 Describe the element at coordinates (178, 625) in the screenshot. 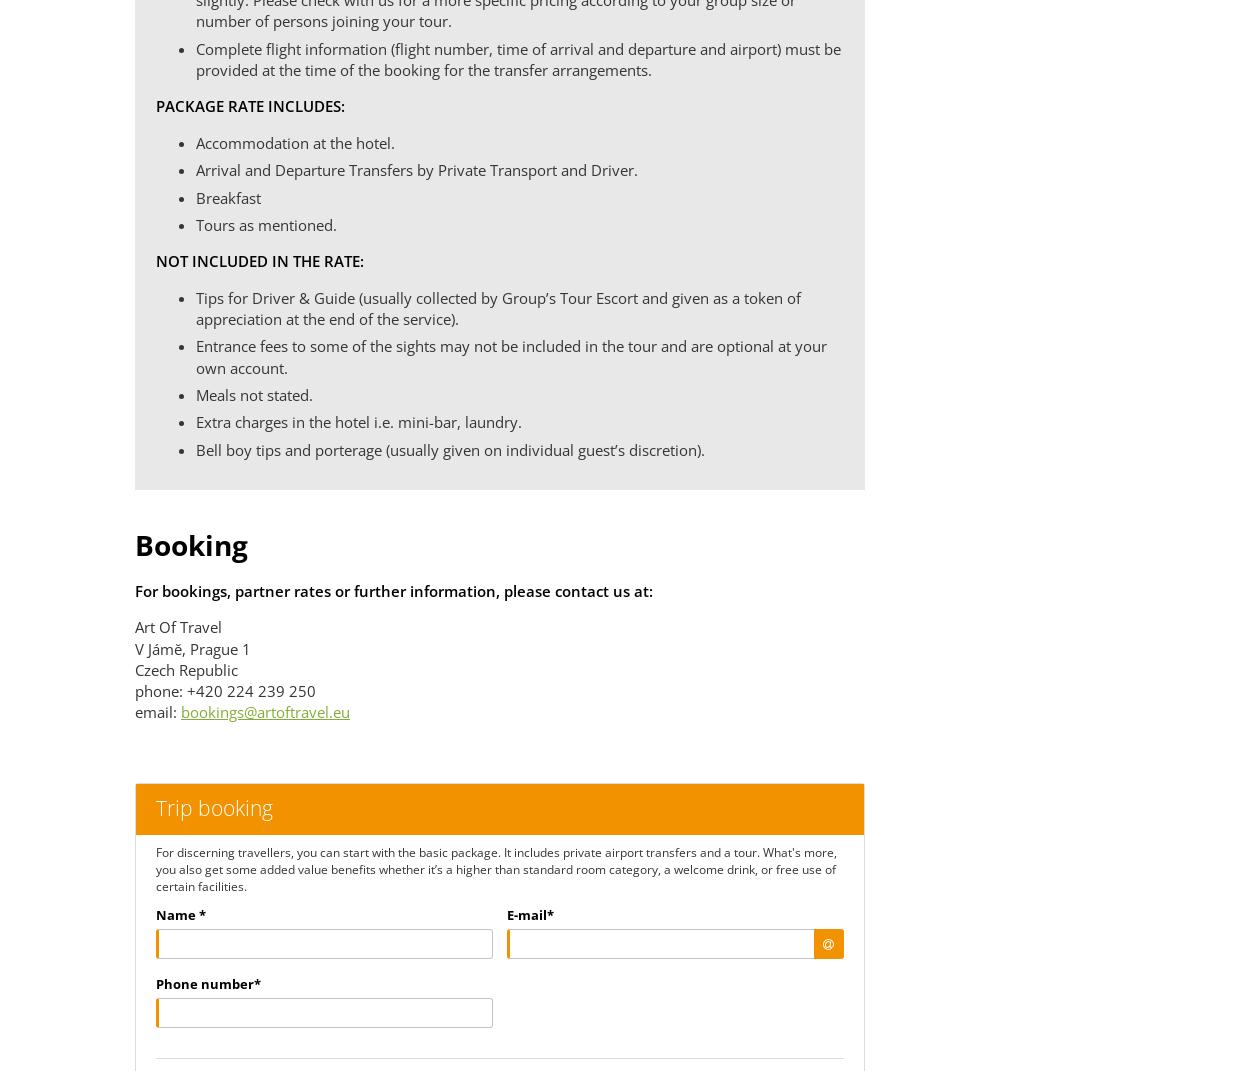

I see `'Art Of Travel'` at that location.